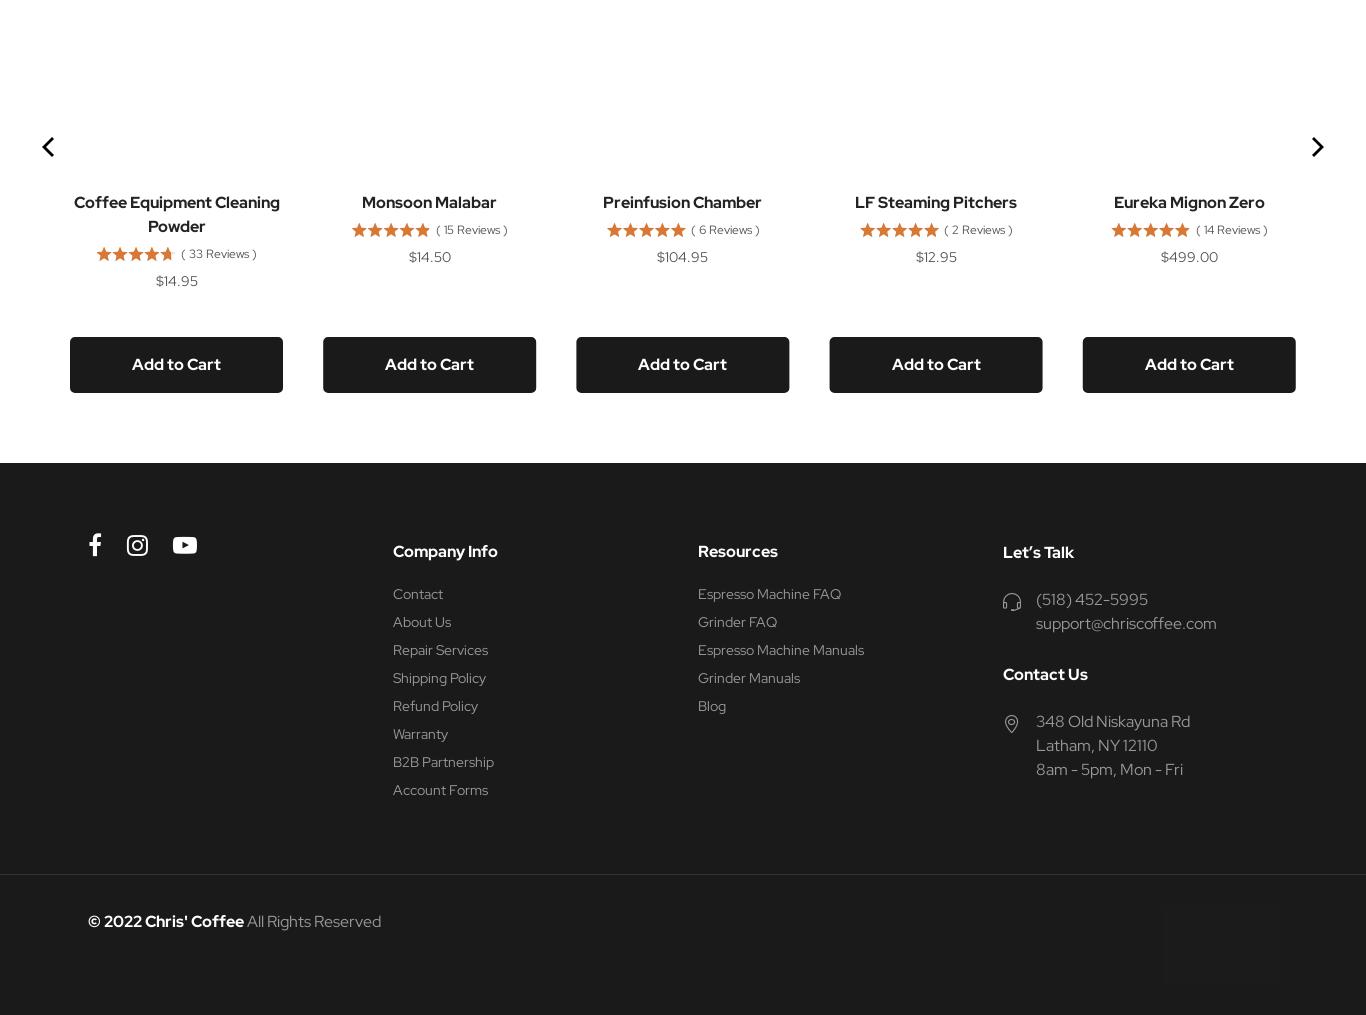 This screenshot has width=1366, height=1015. I want to click on 'Warranty', so click(419, 733).